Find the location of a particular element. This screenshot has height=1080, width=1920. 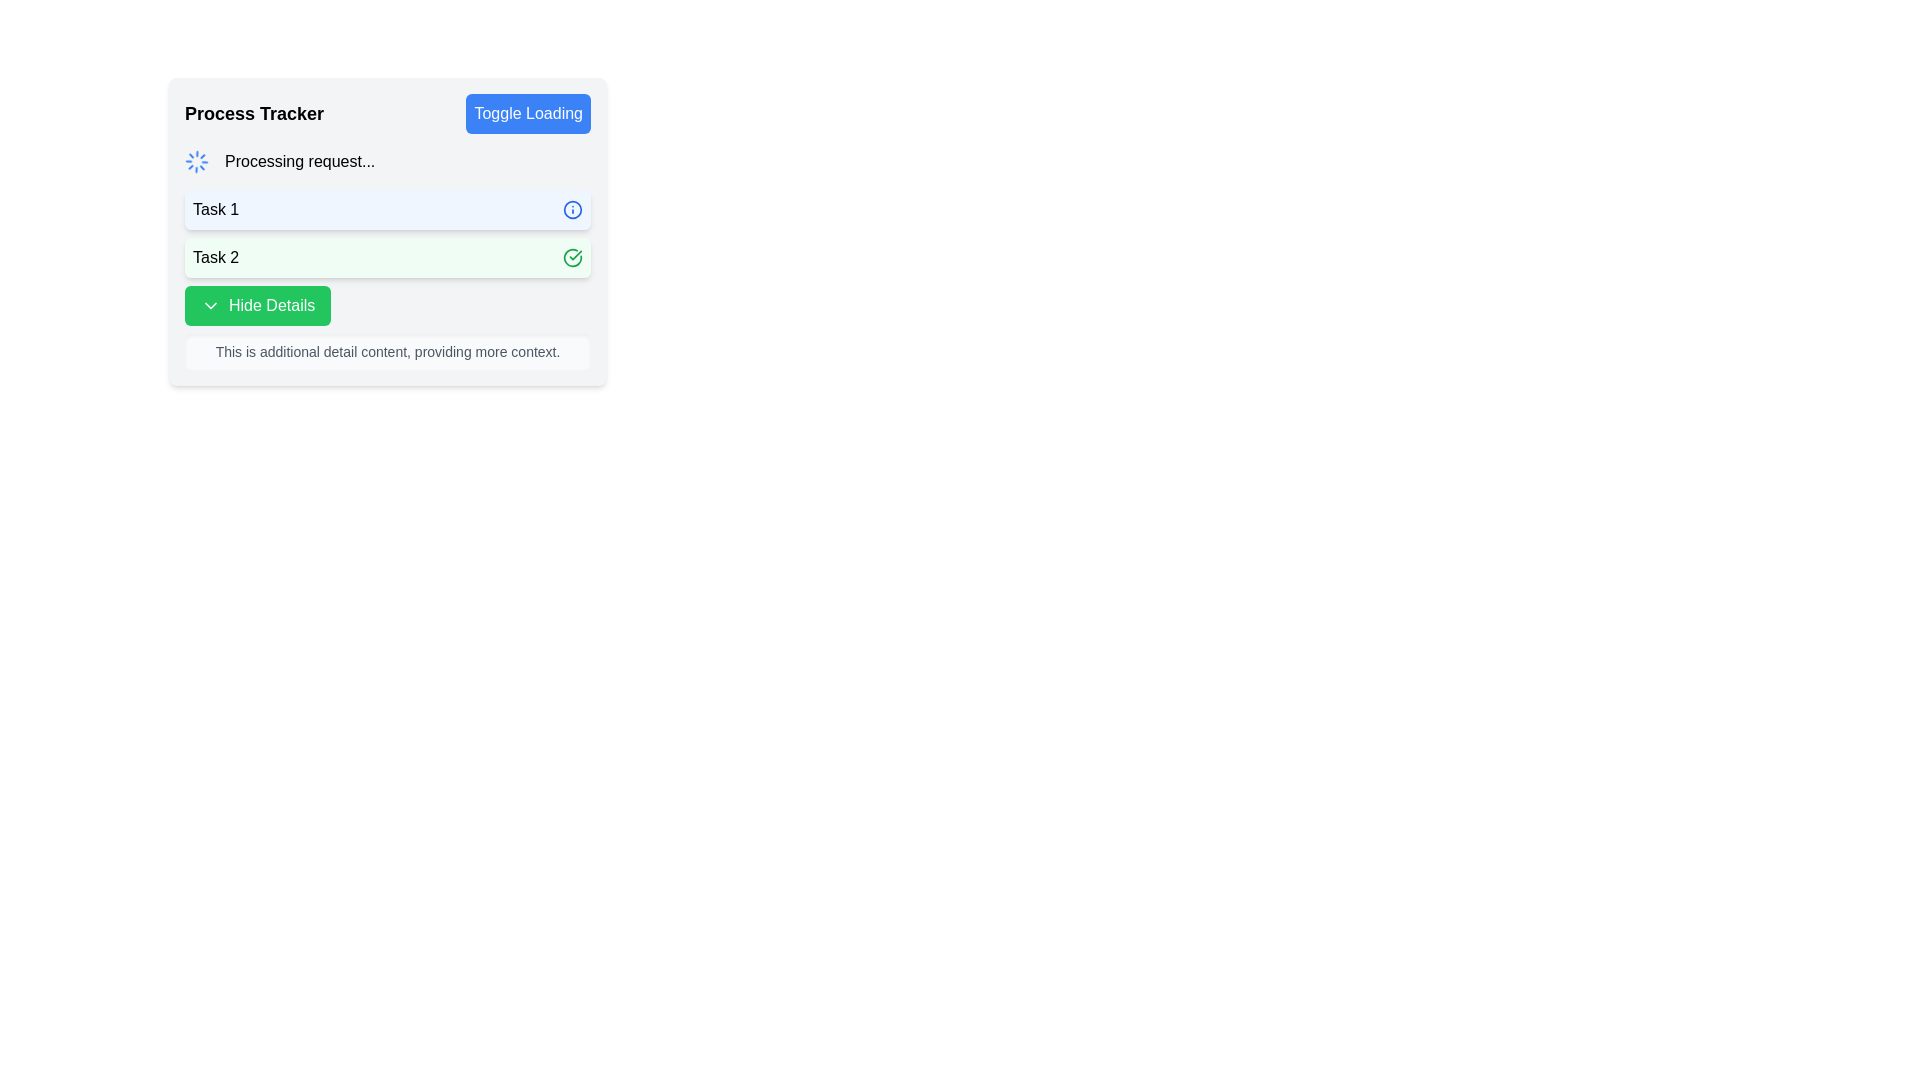

the green checkmark icon within the 'Task 2' row is located at coordinates (571, 257).